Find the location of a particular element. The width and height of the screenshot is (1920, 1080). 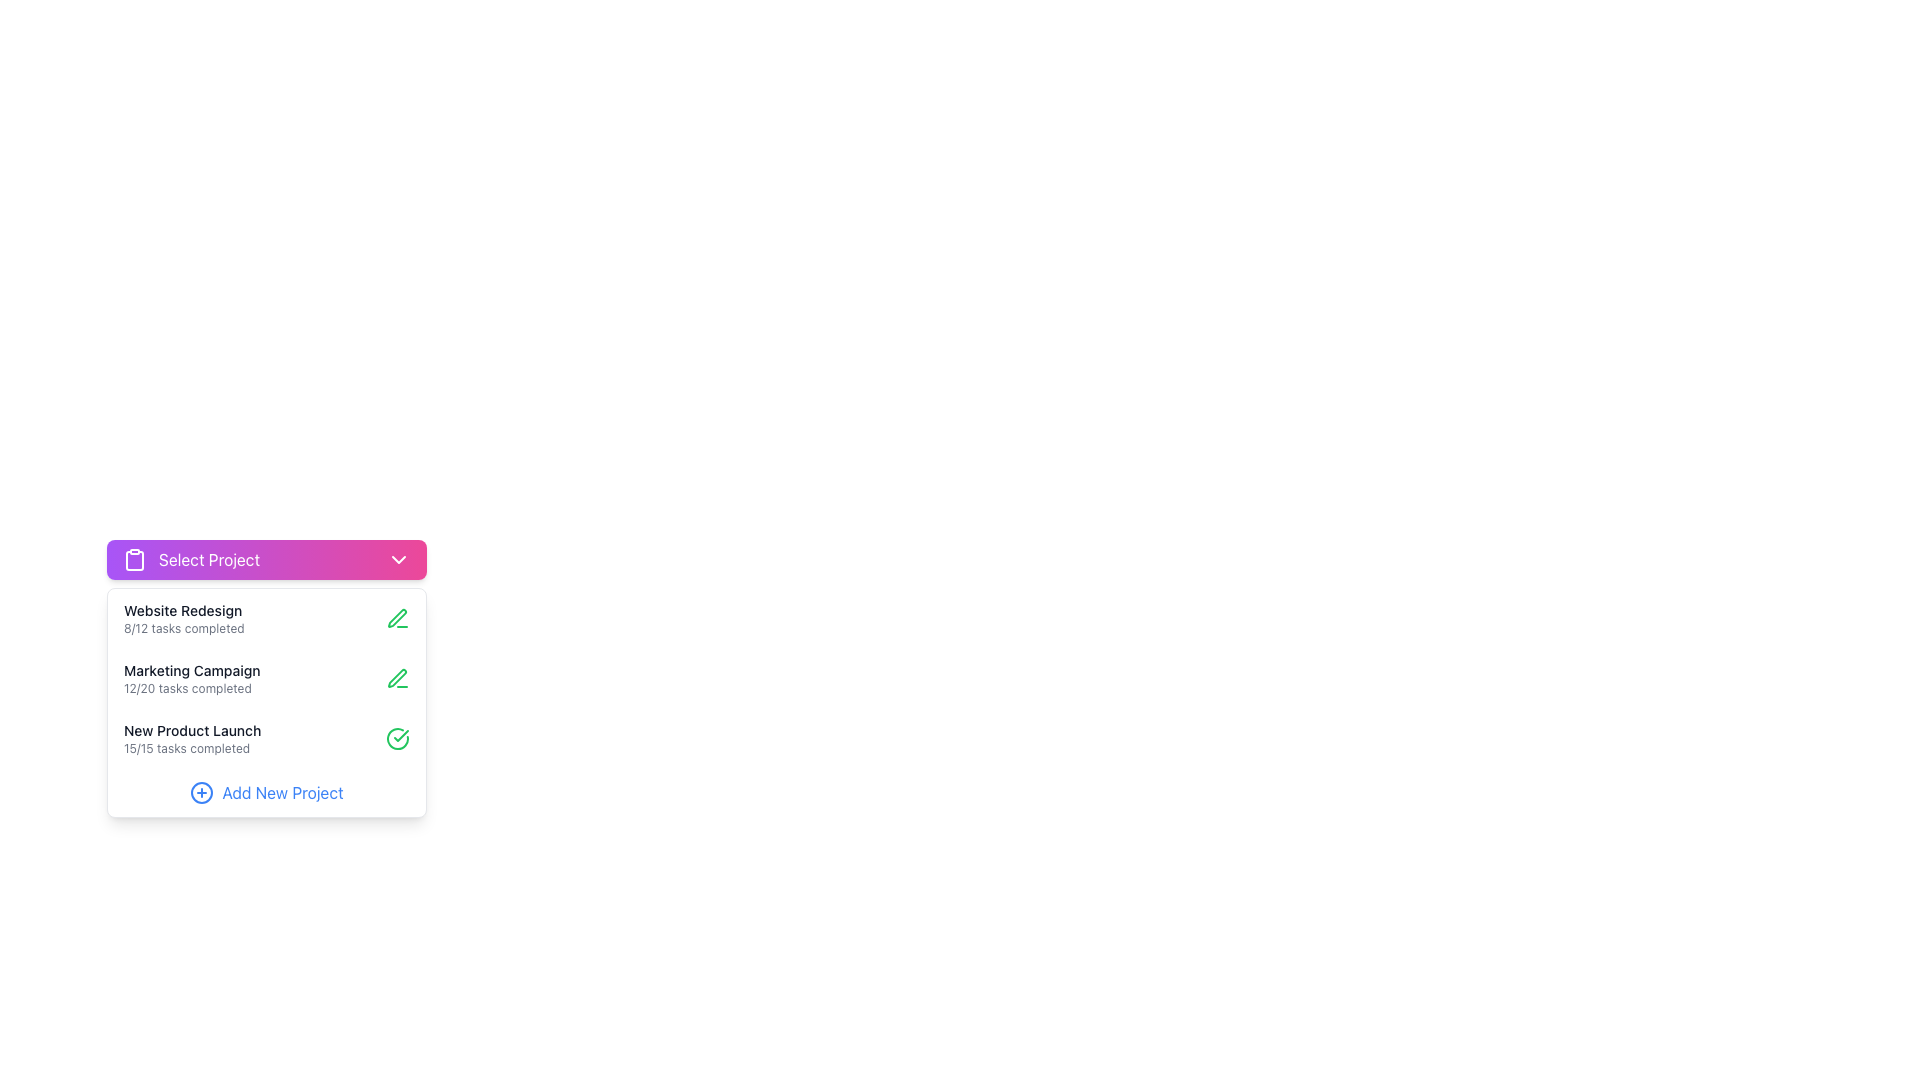

the chevron icon located at the far-right side of the 'Select Project' button is located at coordinates (398, 559).